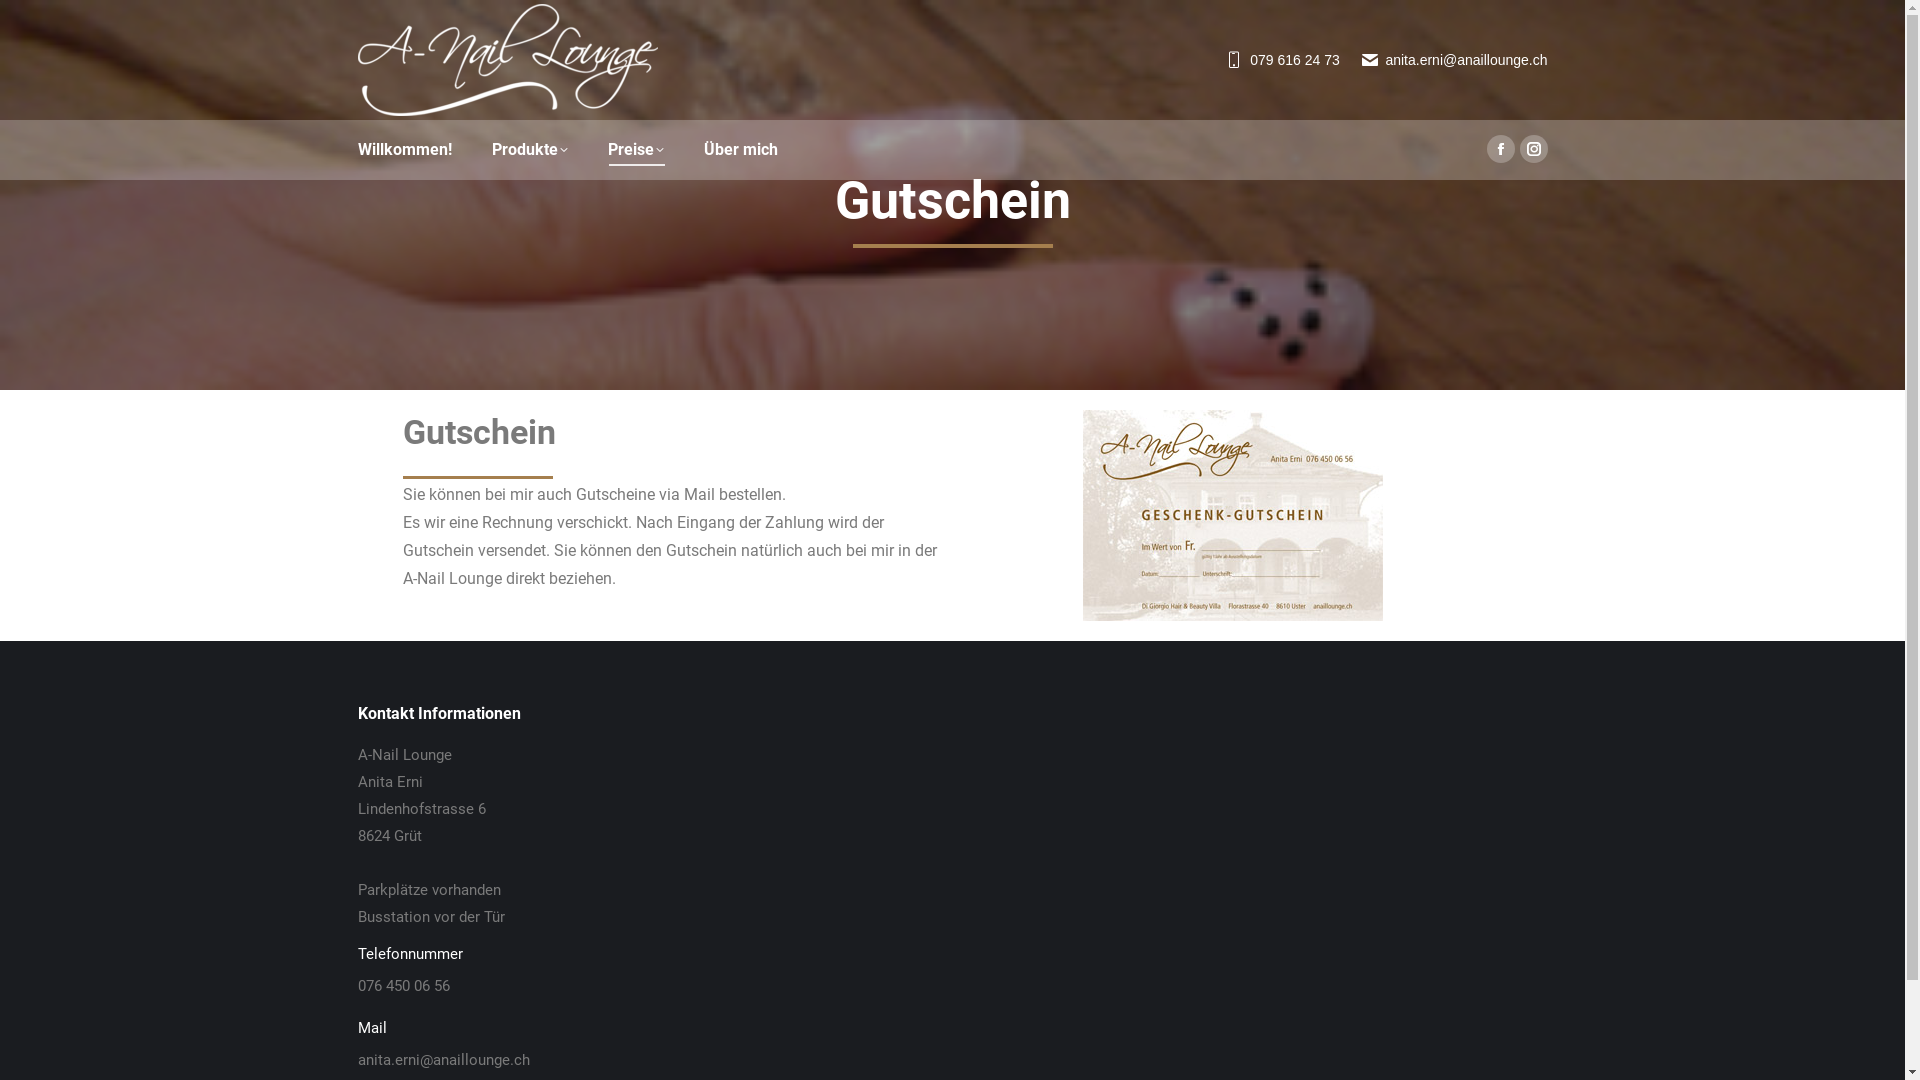 This screenshot has height=1080, width=1920. Describe the element at coordinates (358, 149) in the screenshot. I see `'Willkommen!'` at that location.